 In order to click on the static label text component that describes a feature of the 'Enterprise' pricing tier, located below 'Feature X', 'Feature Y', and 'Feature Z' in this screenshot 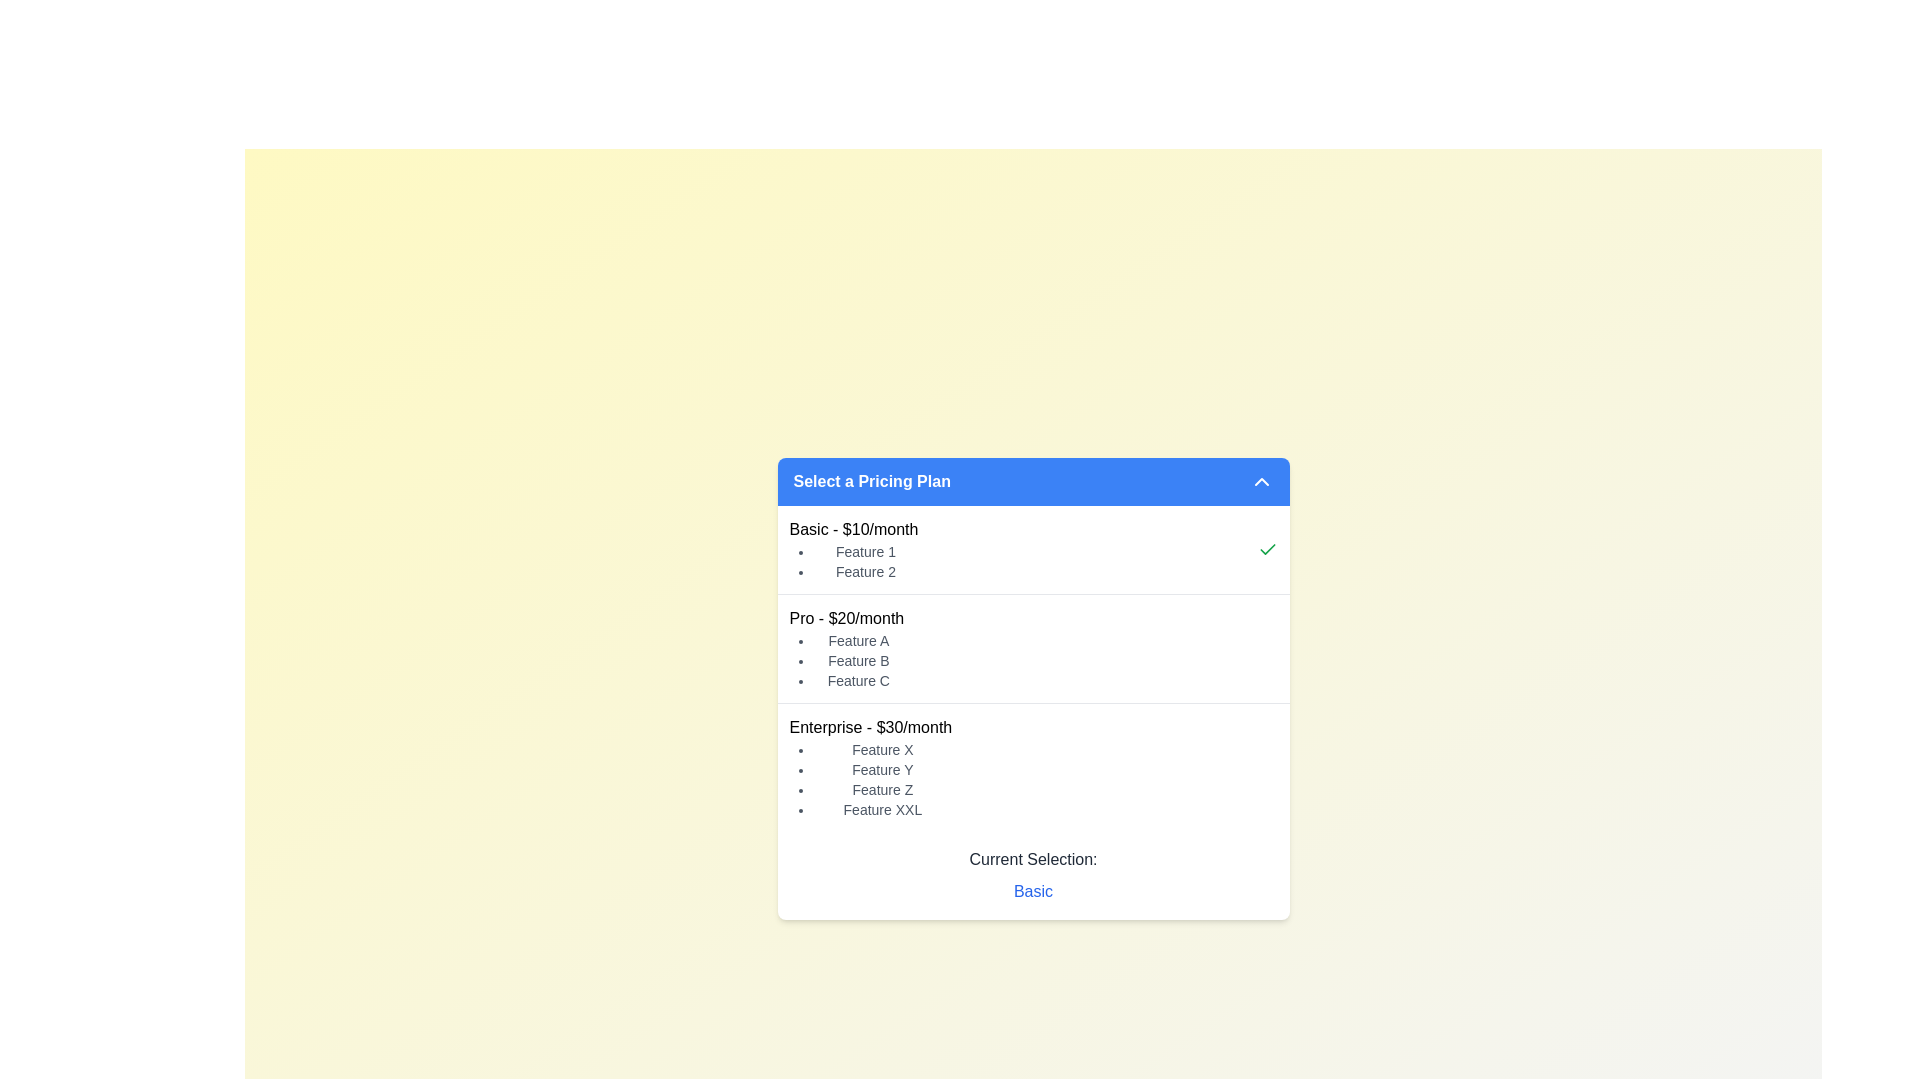, I will do `click(881, 810)`.